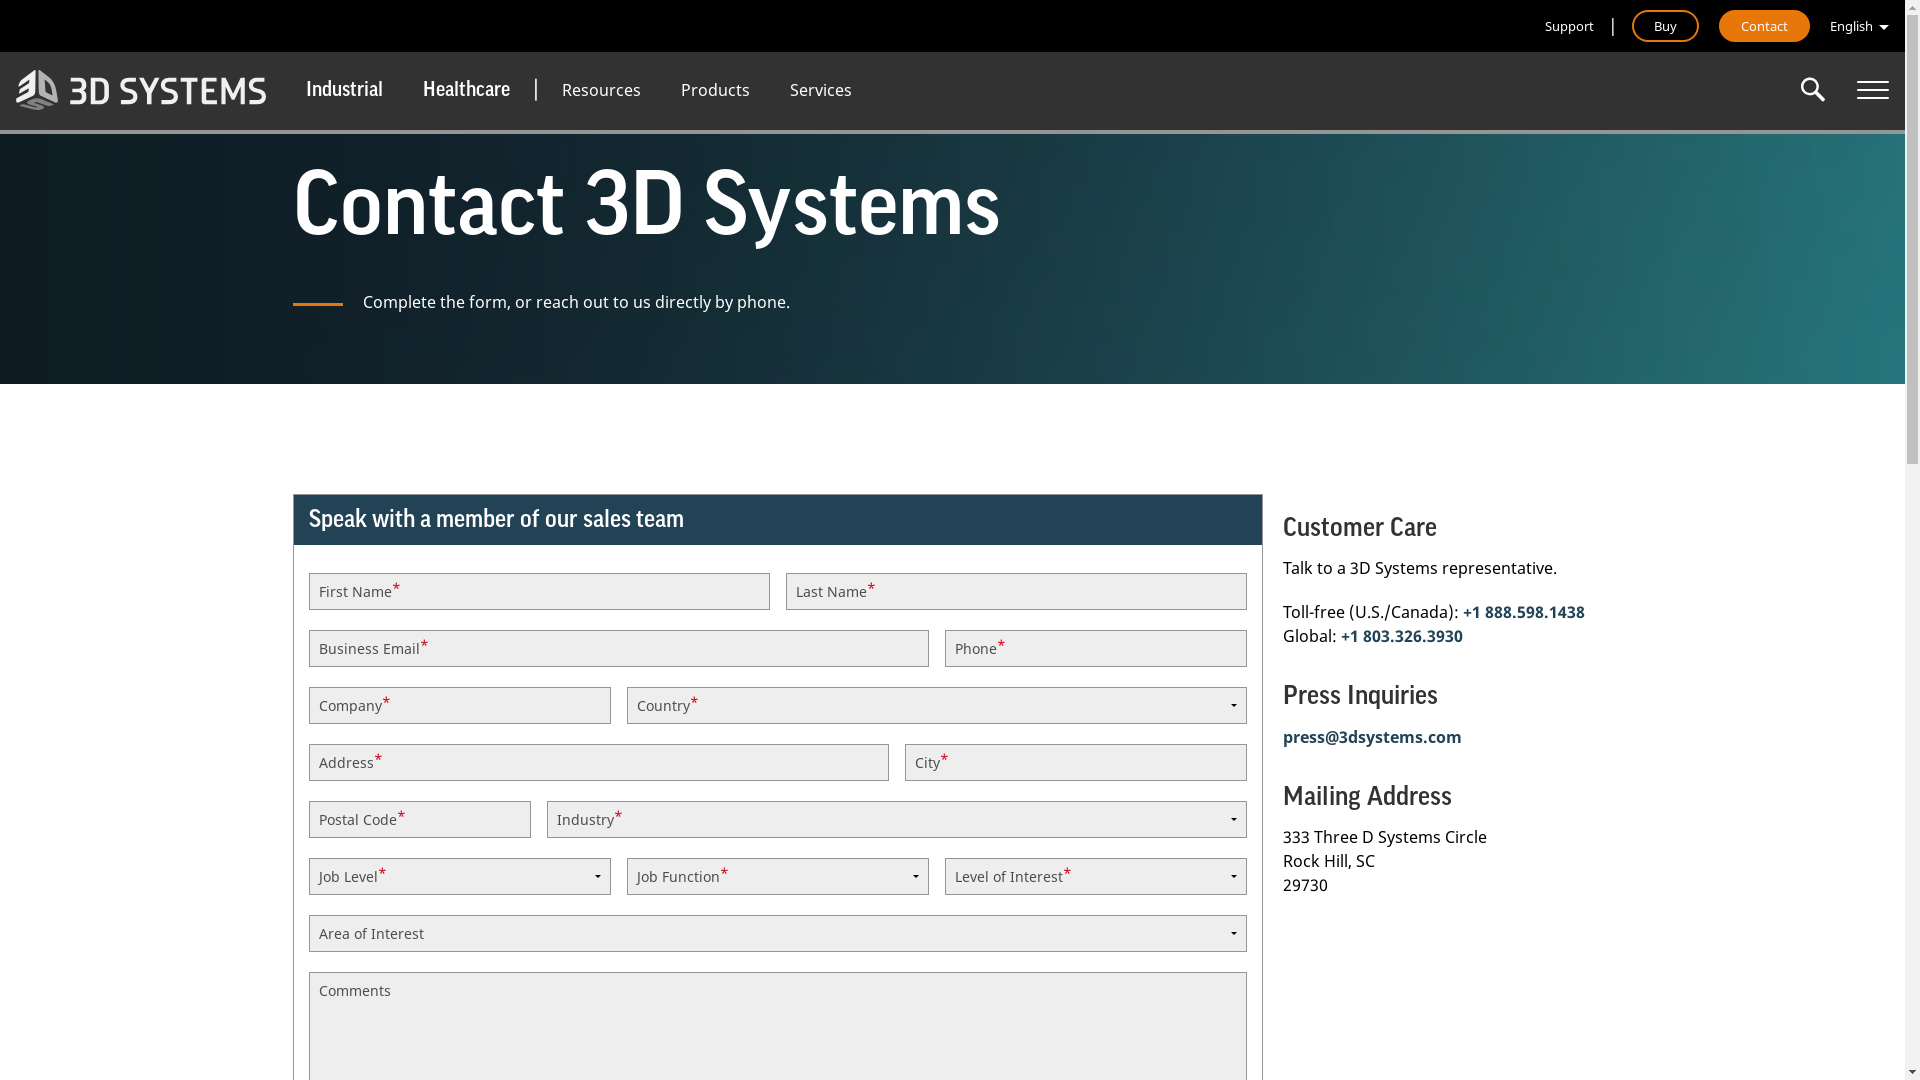 The image size is (1920, 1080). What do you see at coordinates (1521, 611) in the screenshot?
I see `'+1 888.598.1438'` at bounding box center [1521, 611].